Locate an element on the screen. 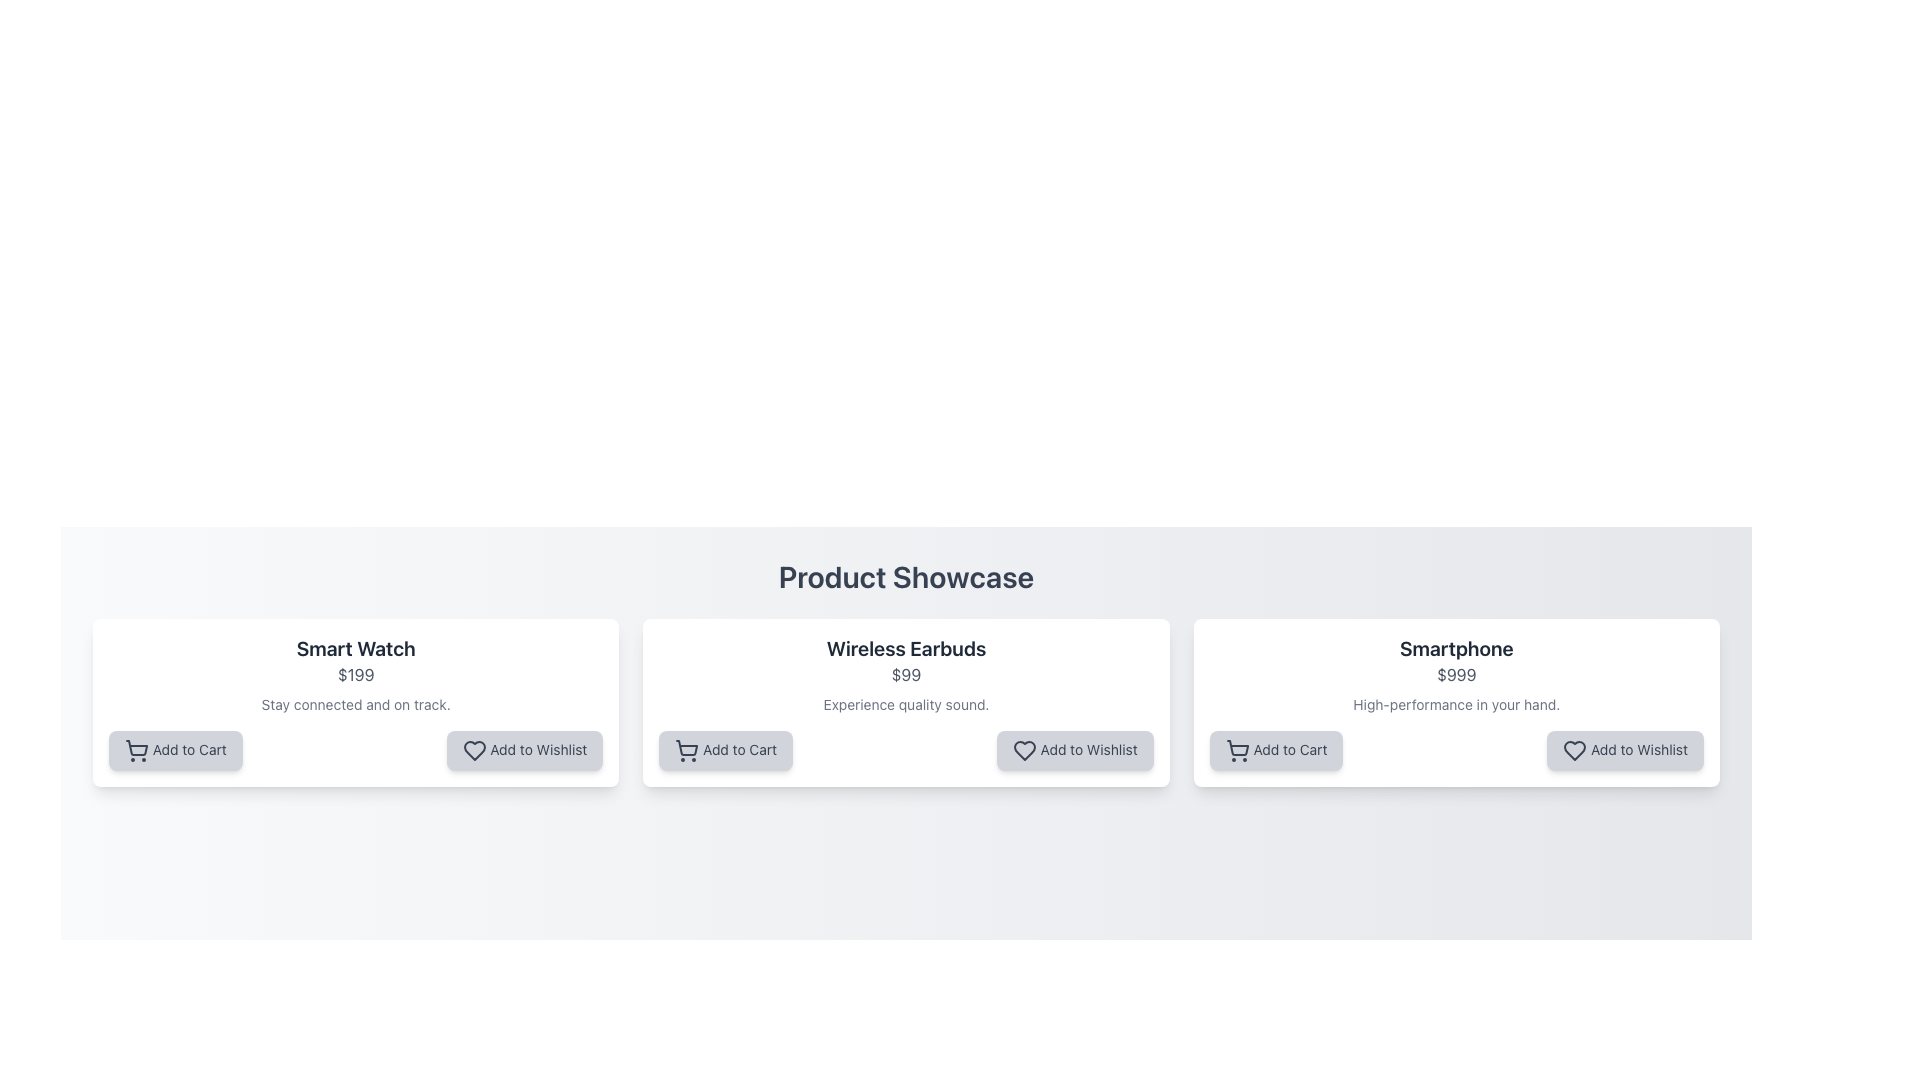  the 'Add to Cart' button, which features rounded corners, a light gray background, a shopping cart icon, and is located at the lower left corner of the 'Smart Watch' item's card is located at coordinates (175, 751).